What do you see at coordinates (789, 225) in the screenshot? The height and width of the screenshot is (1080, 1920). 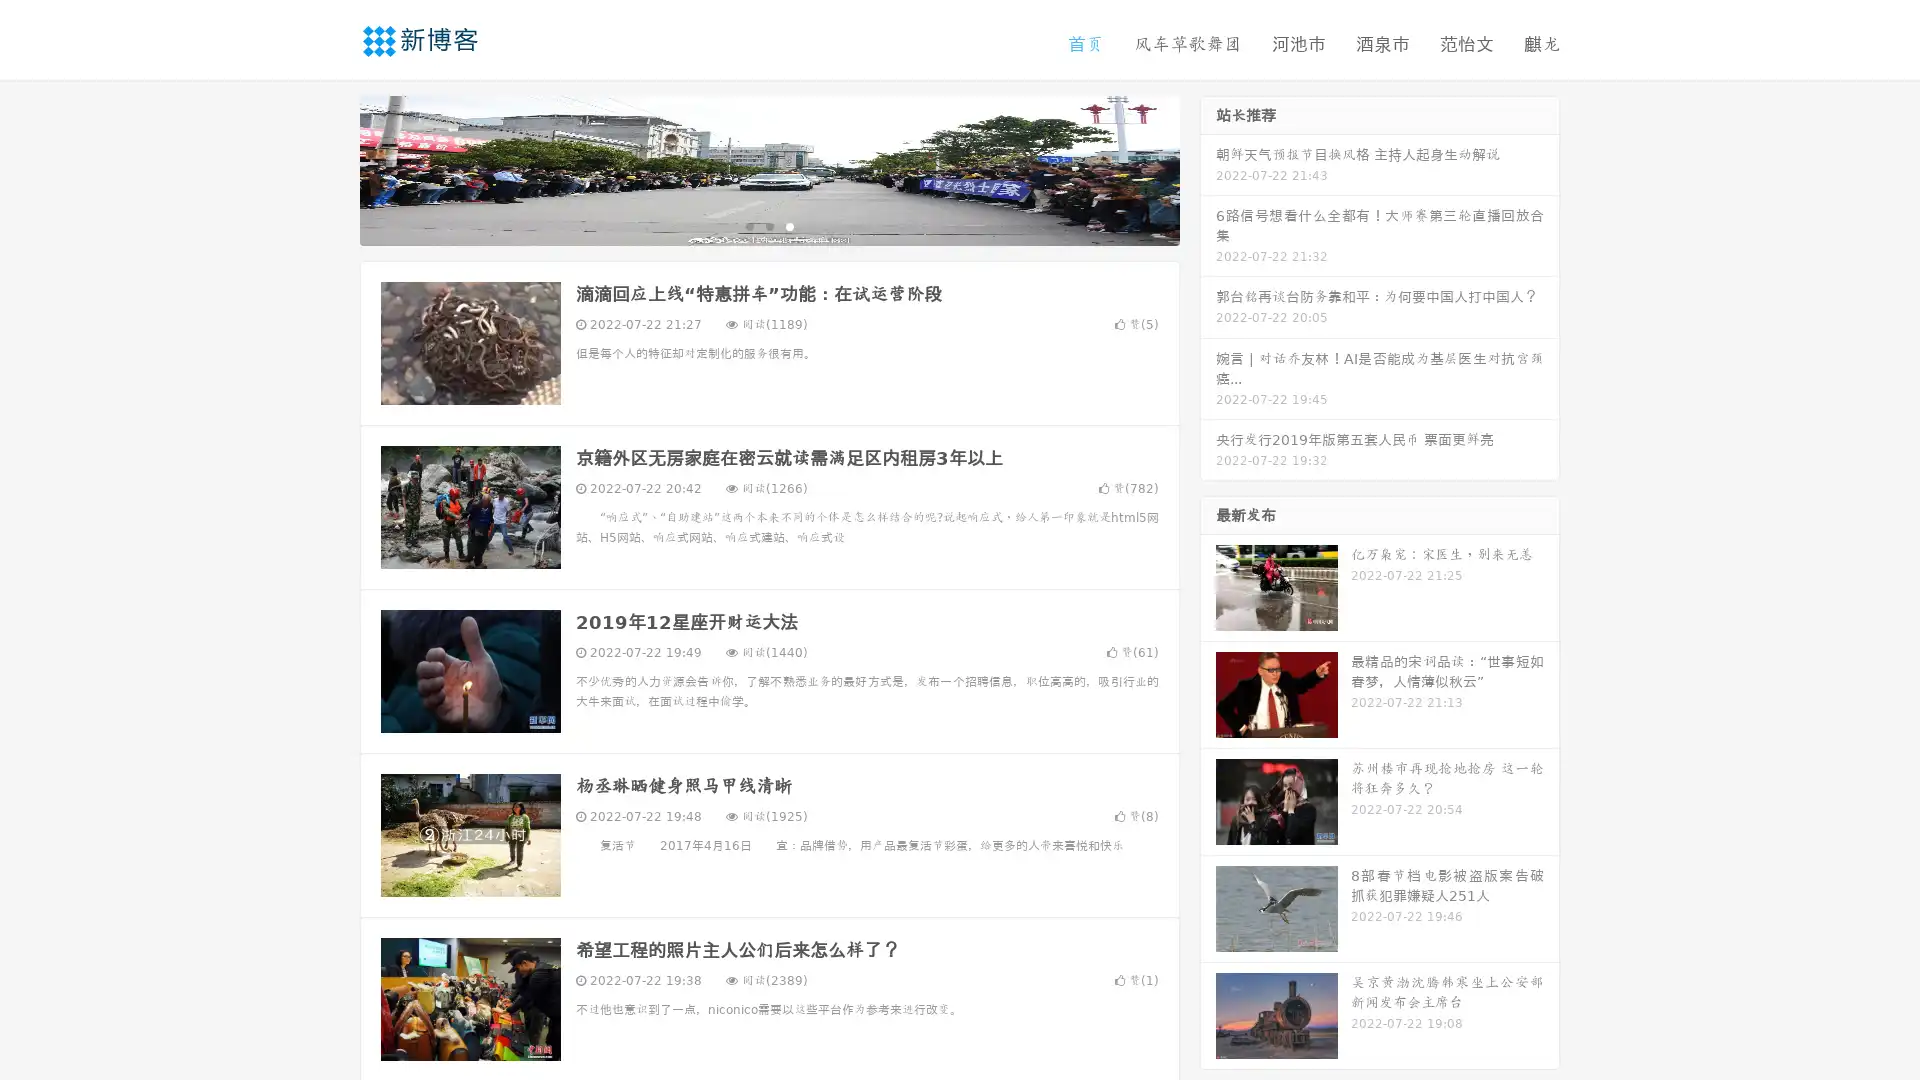 I see `Go to slide 3` at bounding box center [789, 225].